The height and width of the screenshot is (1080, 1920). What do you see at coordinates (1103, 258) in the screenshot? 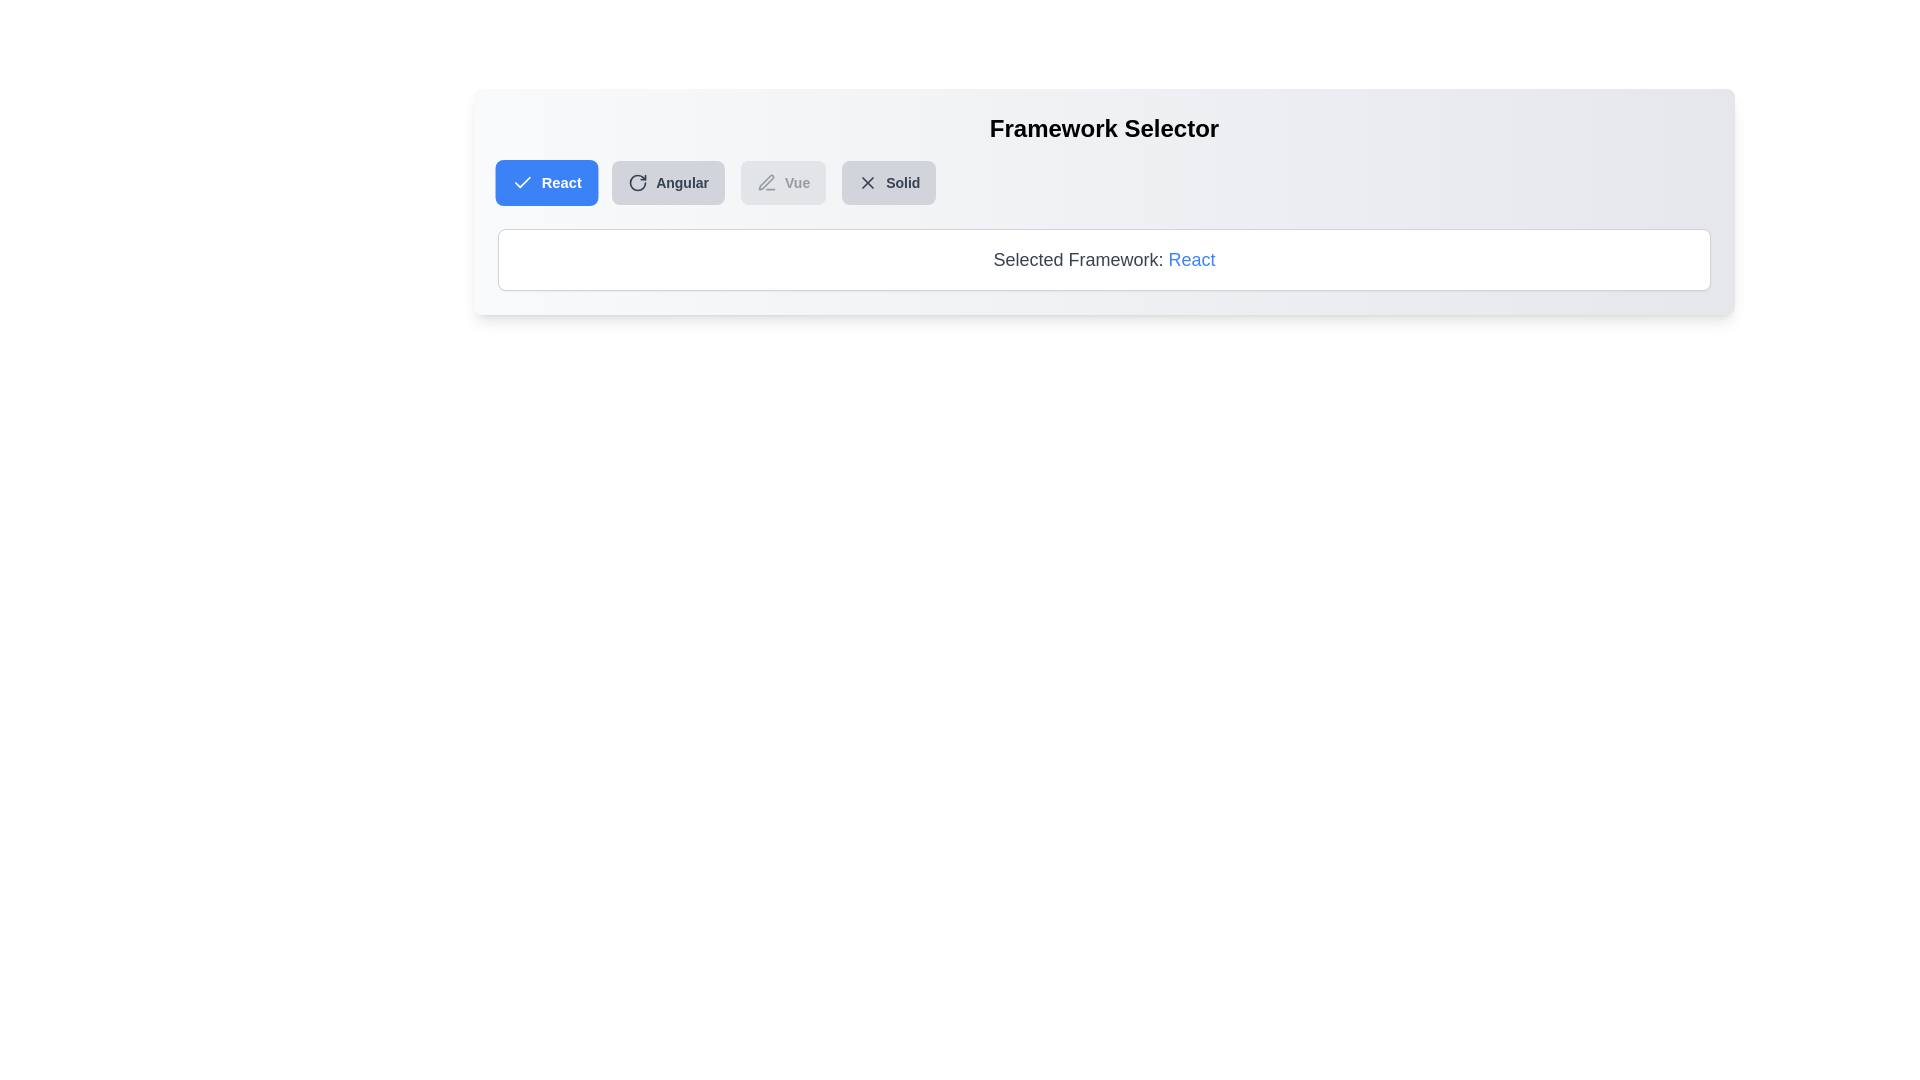
I see `the text display box that shows 'Selected Framework: React' with a blue 'React' text, located below the 'Framework Selector' title` at bounding box center [1103, 258].